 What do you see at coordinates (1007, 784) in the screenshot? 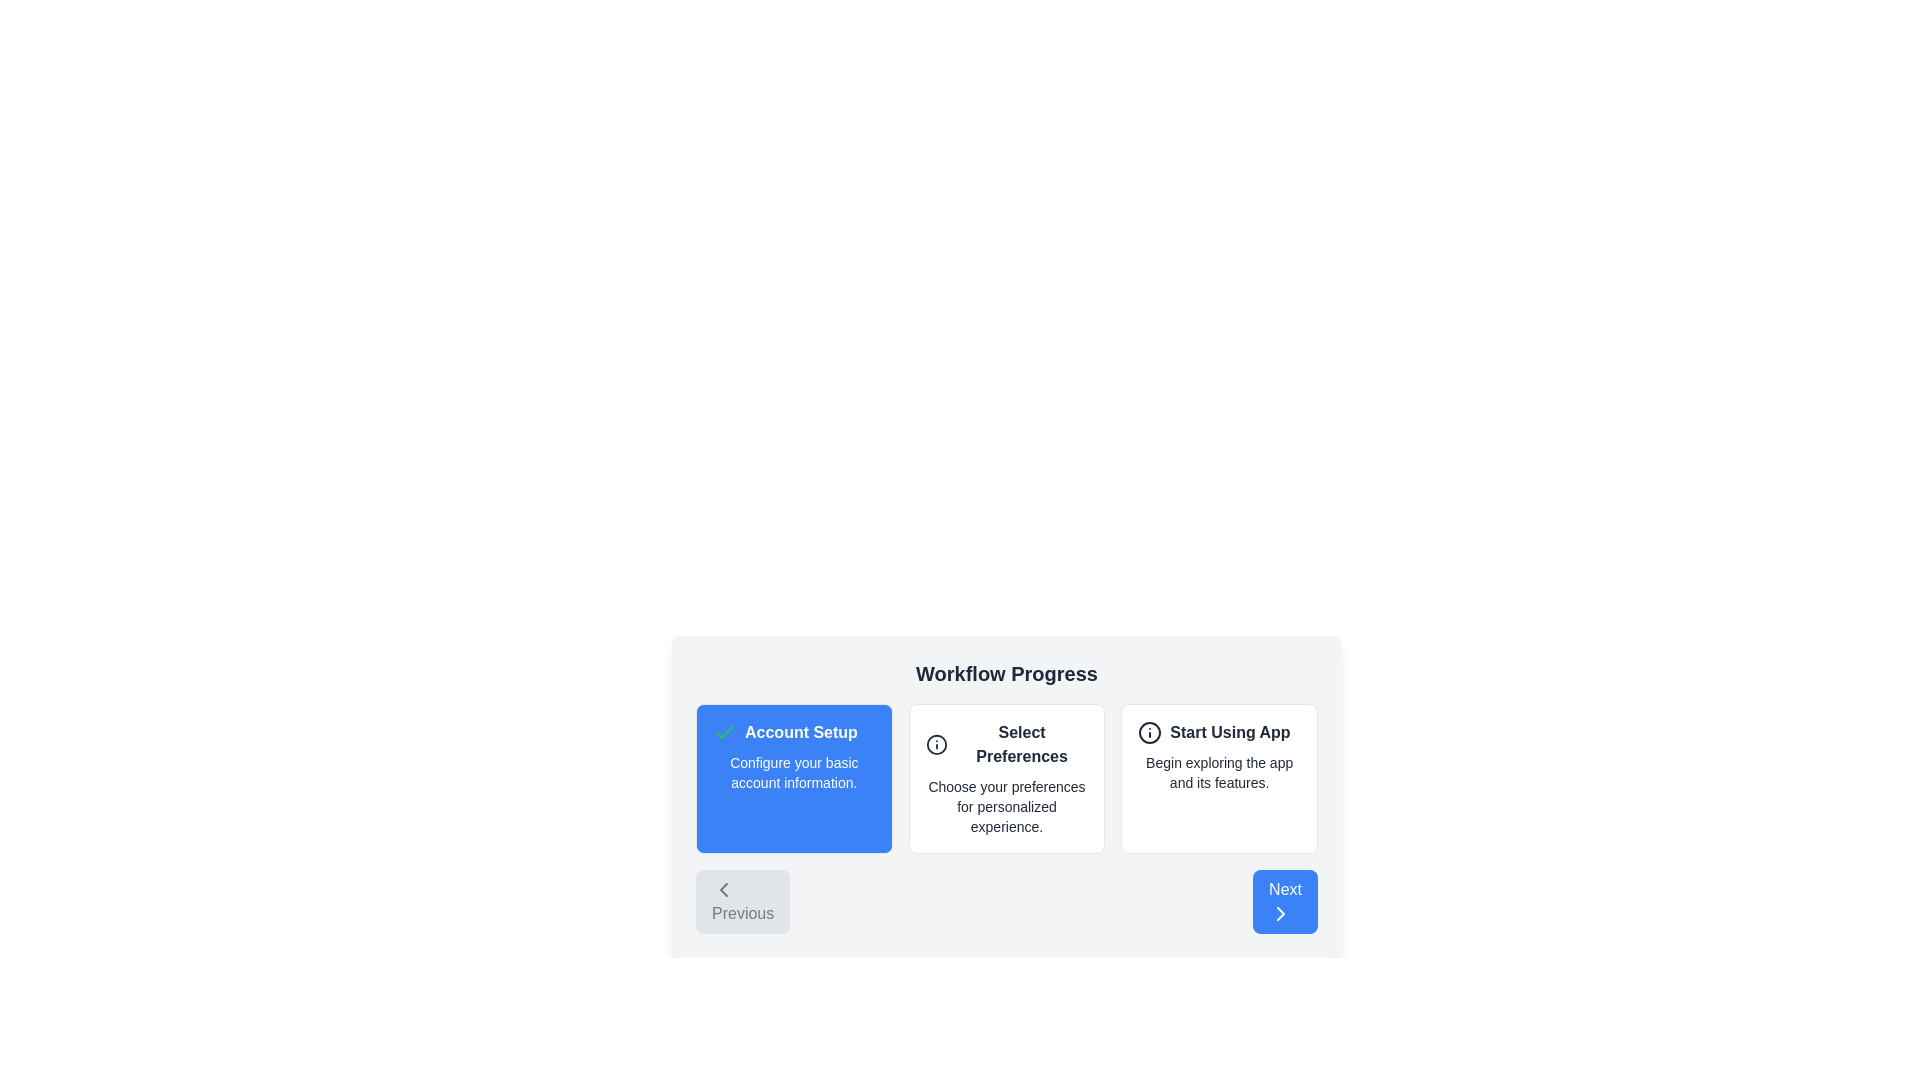
I see `the Workflow Progress component that displays the steps 'Account Setup', 'Select Preferences', 'Start Using App' and their statuses` at bounding box center [1007, 784].